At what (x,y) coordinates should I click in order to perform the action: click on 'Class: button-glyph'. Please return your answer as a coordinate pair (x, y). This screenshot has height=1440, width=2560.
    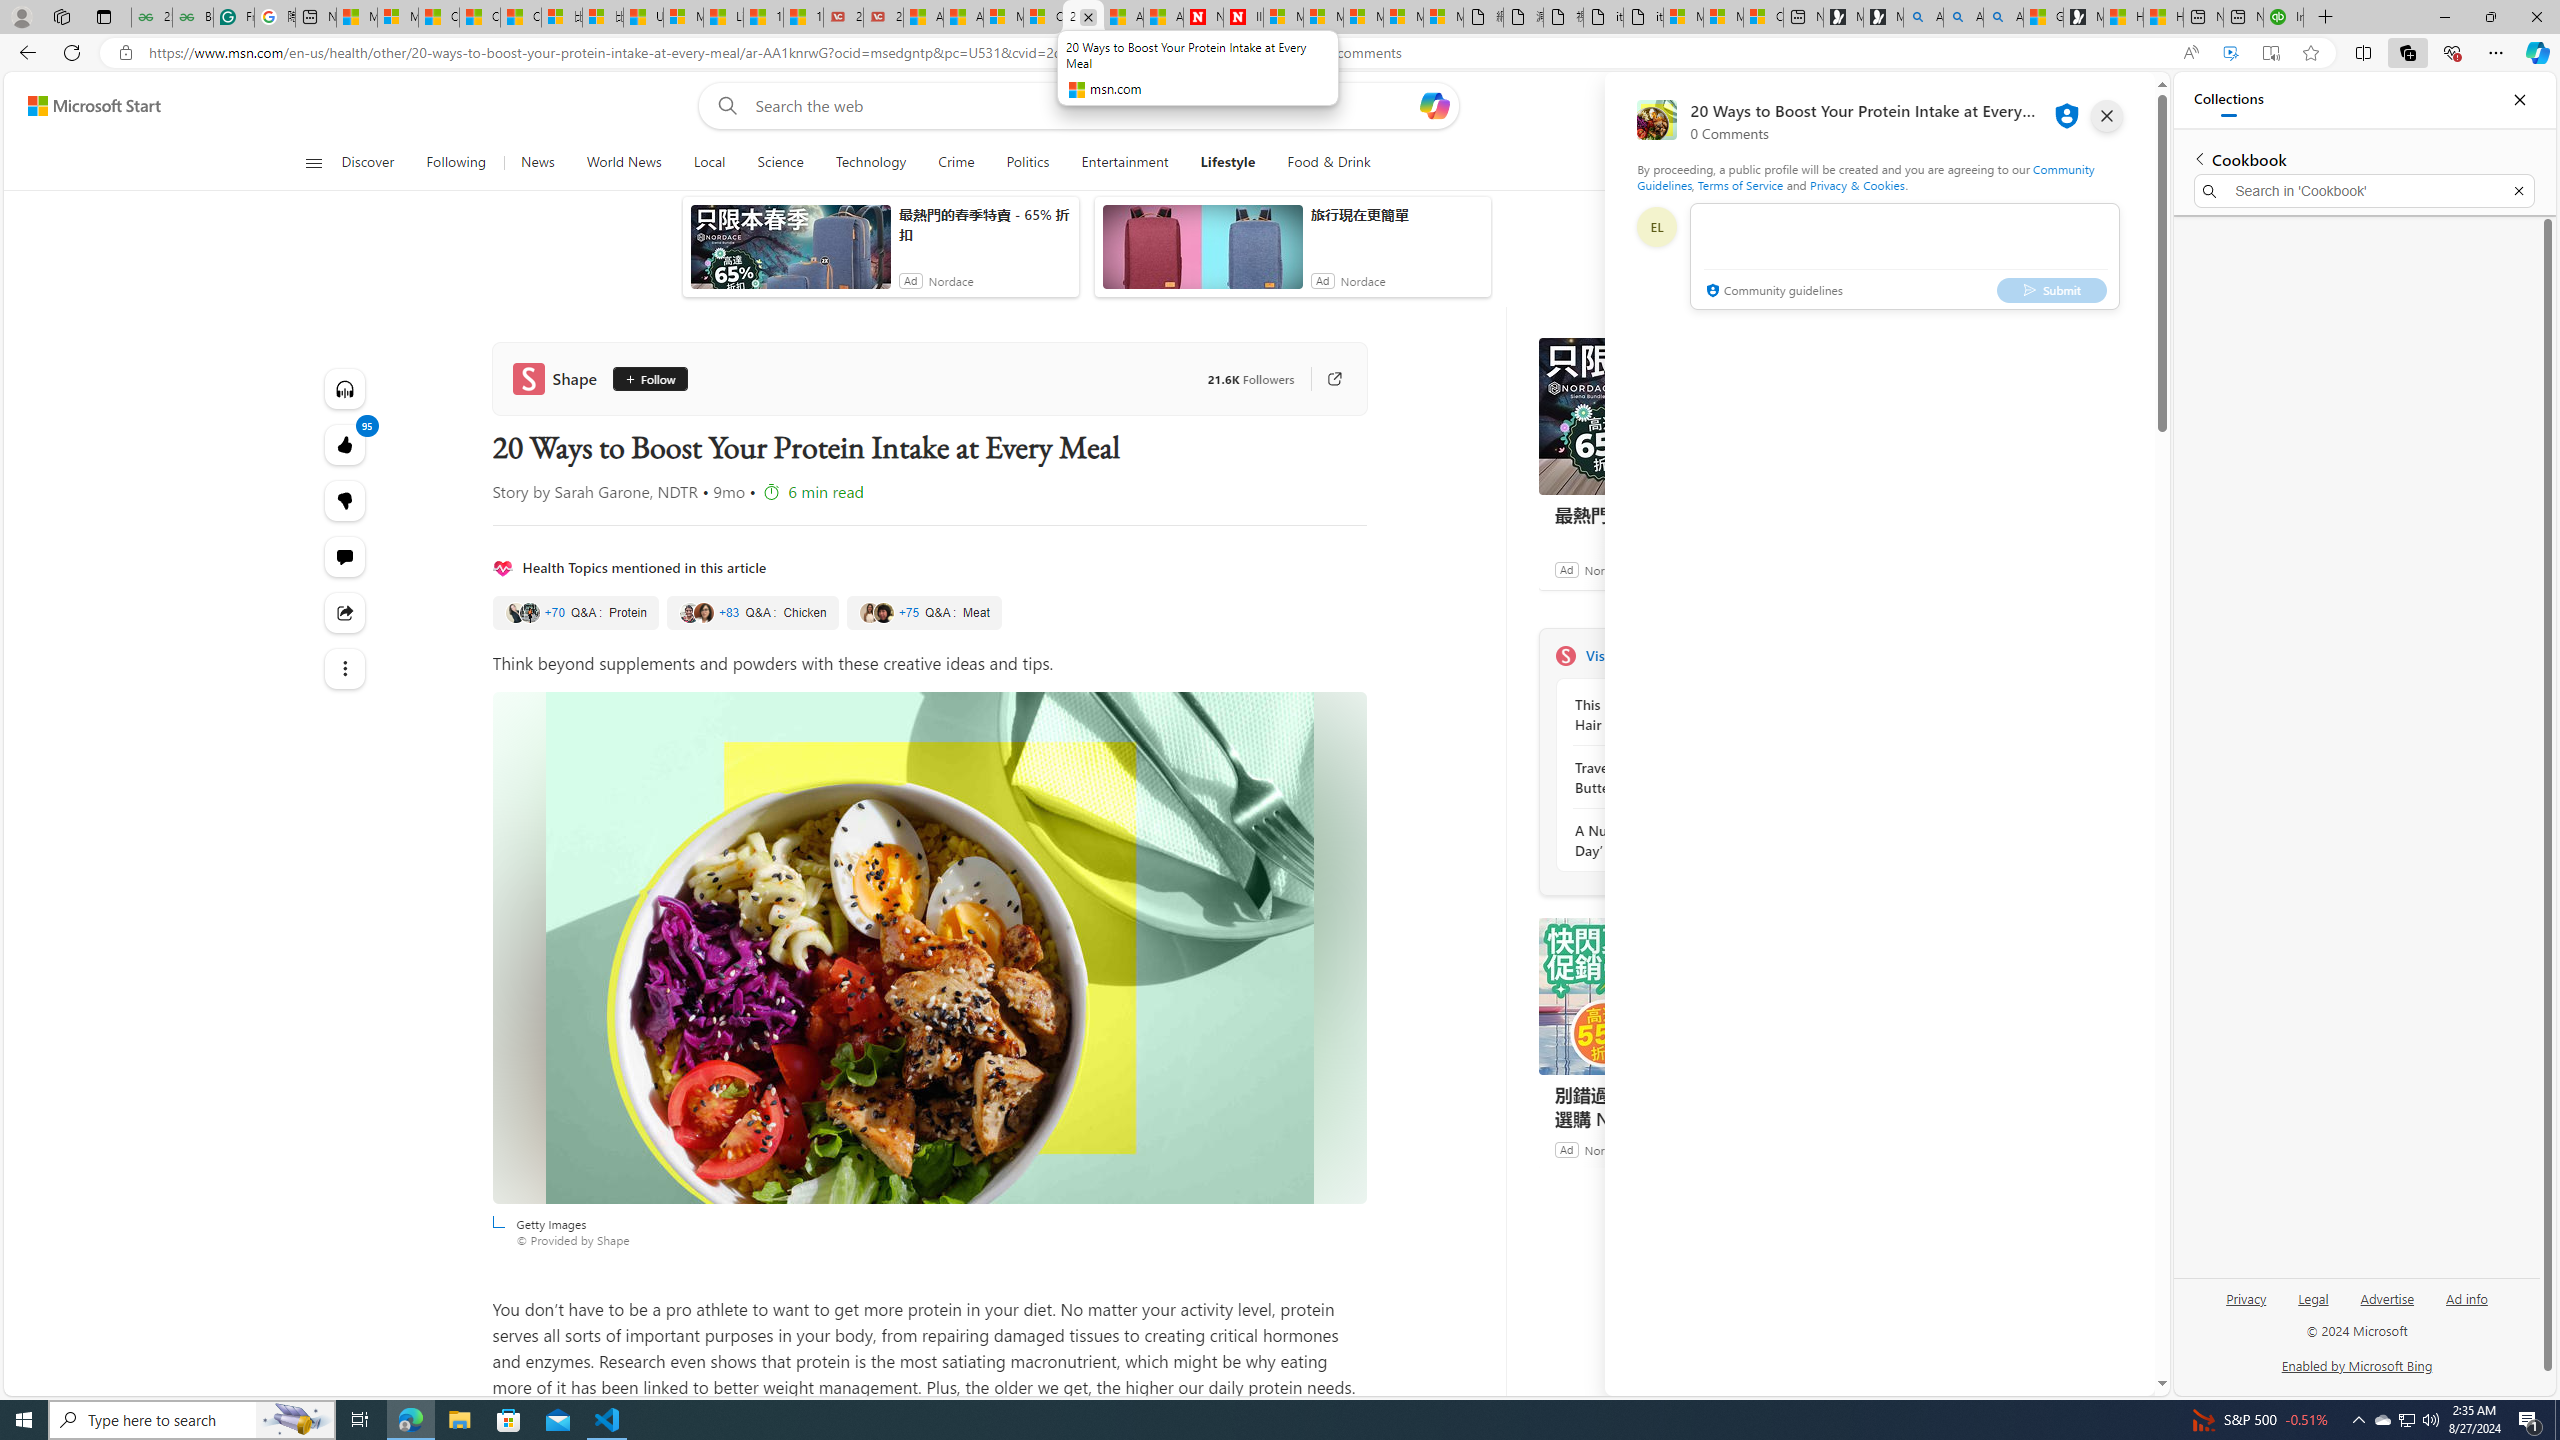
    Looking at the image, I should click on (313, 162).